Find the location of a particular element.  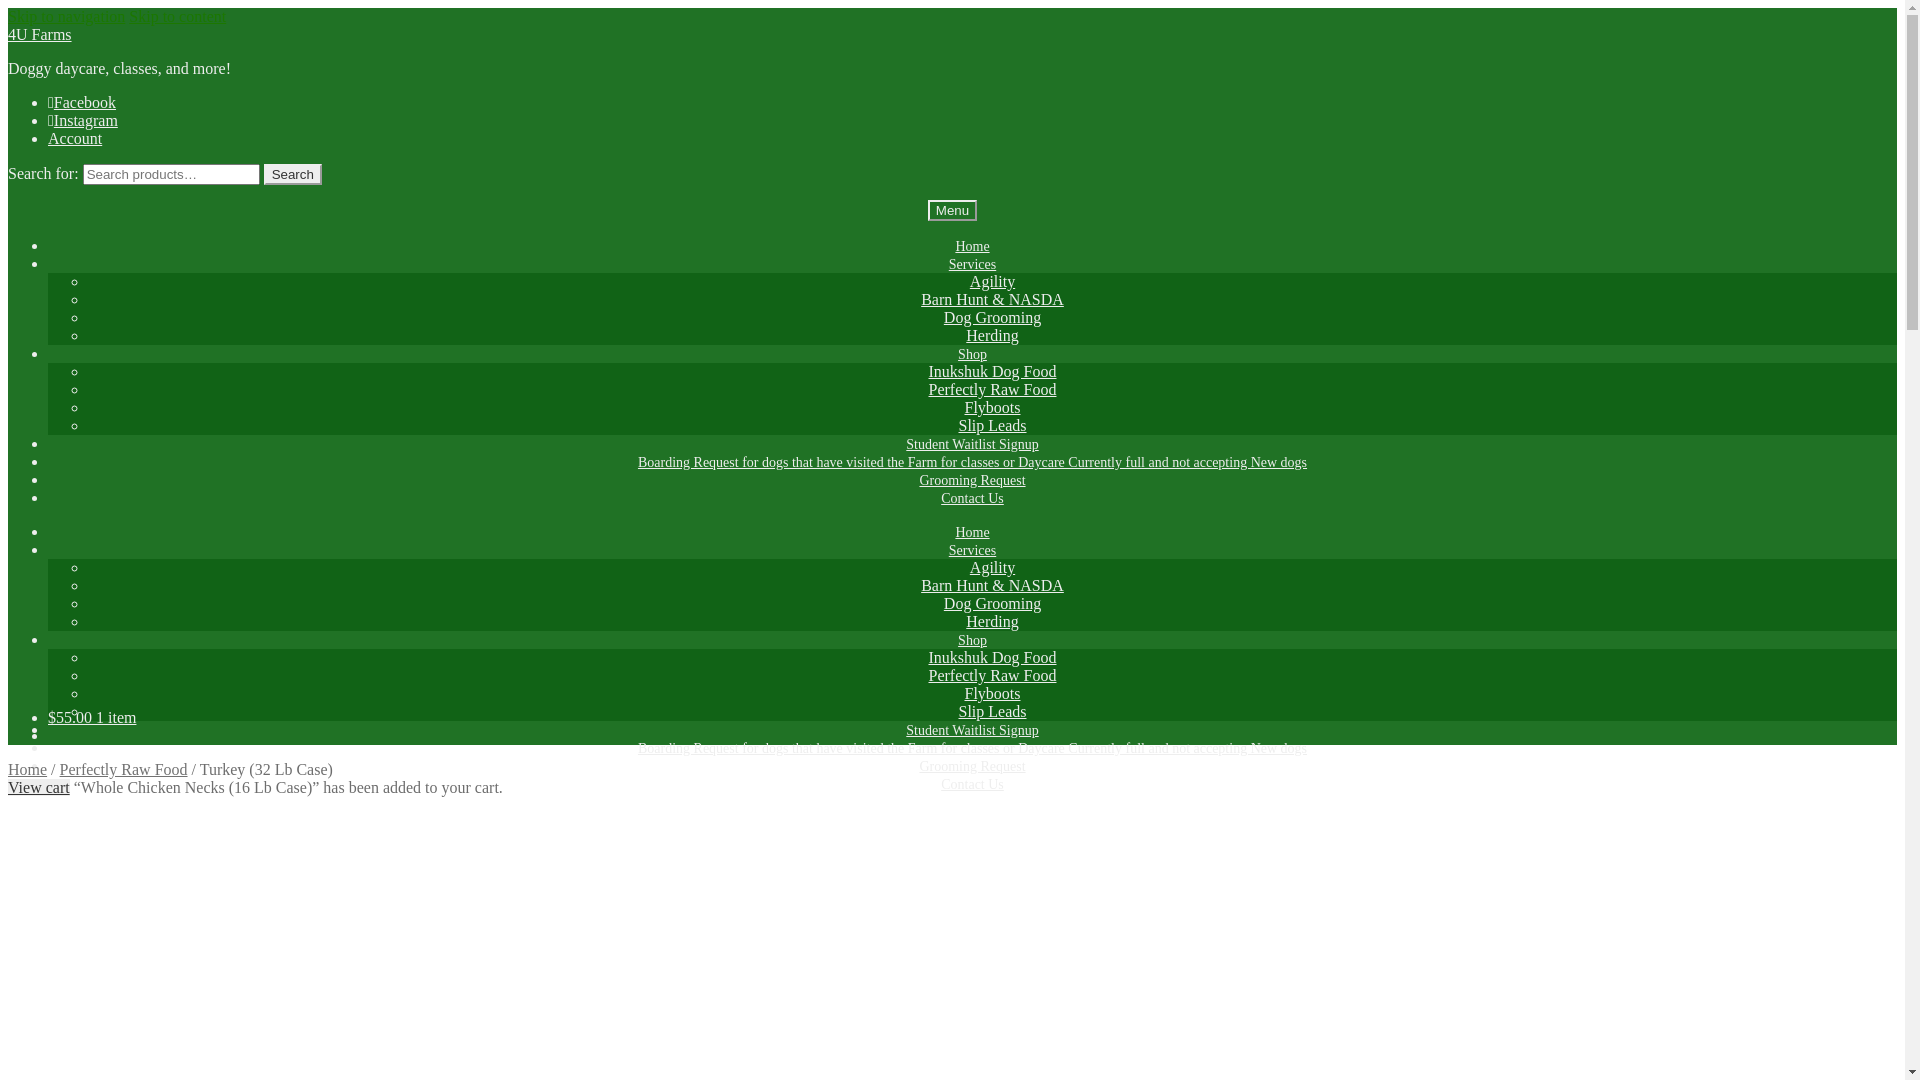

'Inukshuk Dog Food' is located at coordinates (926, 657).